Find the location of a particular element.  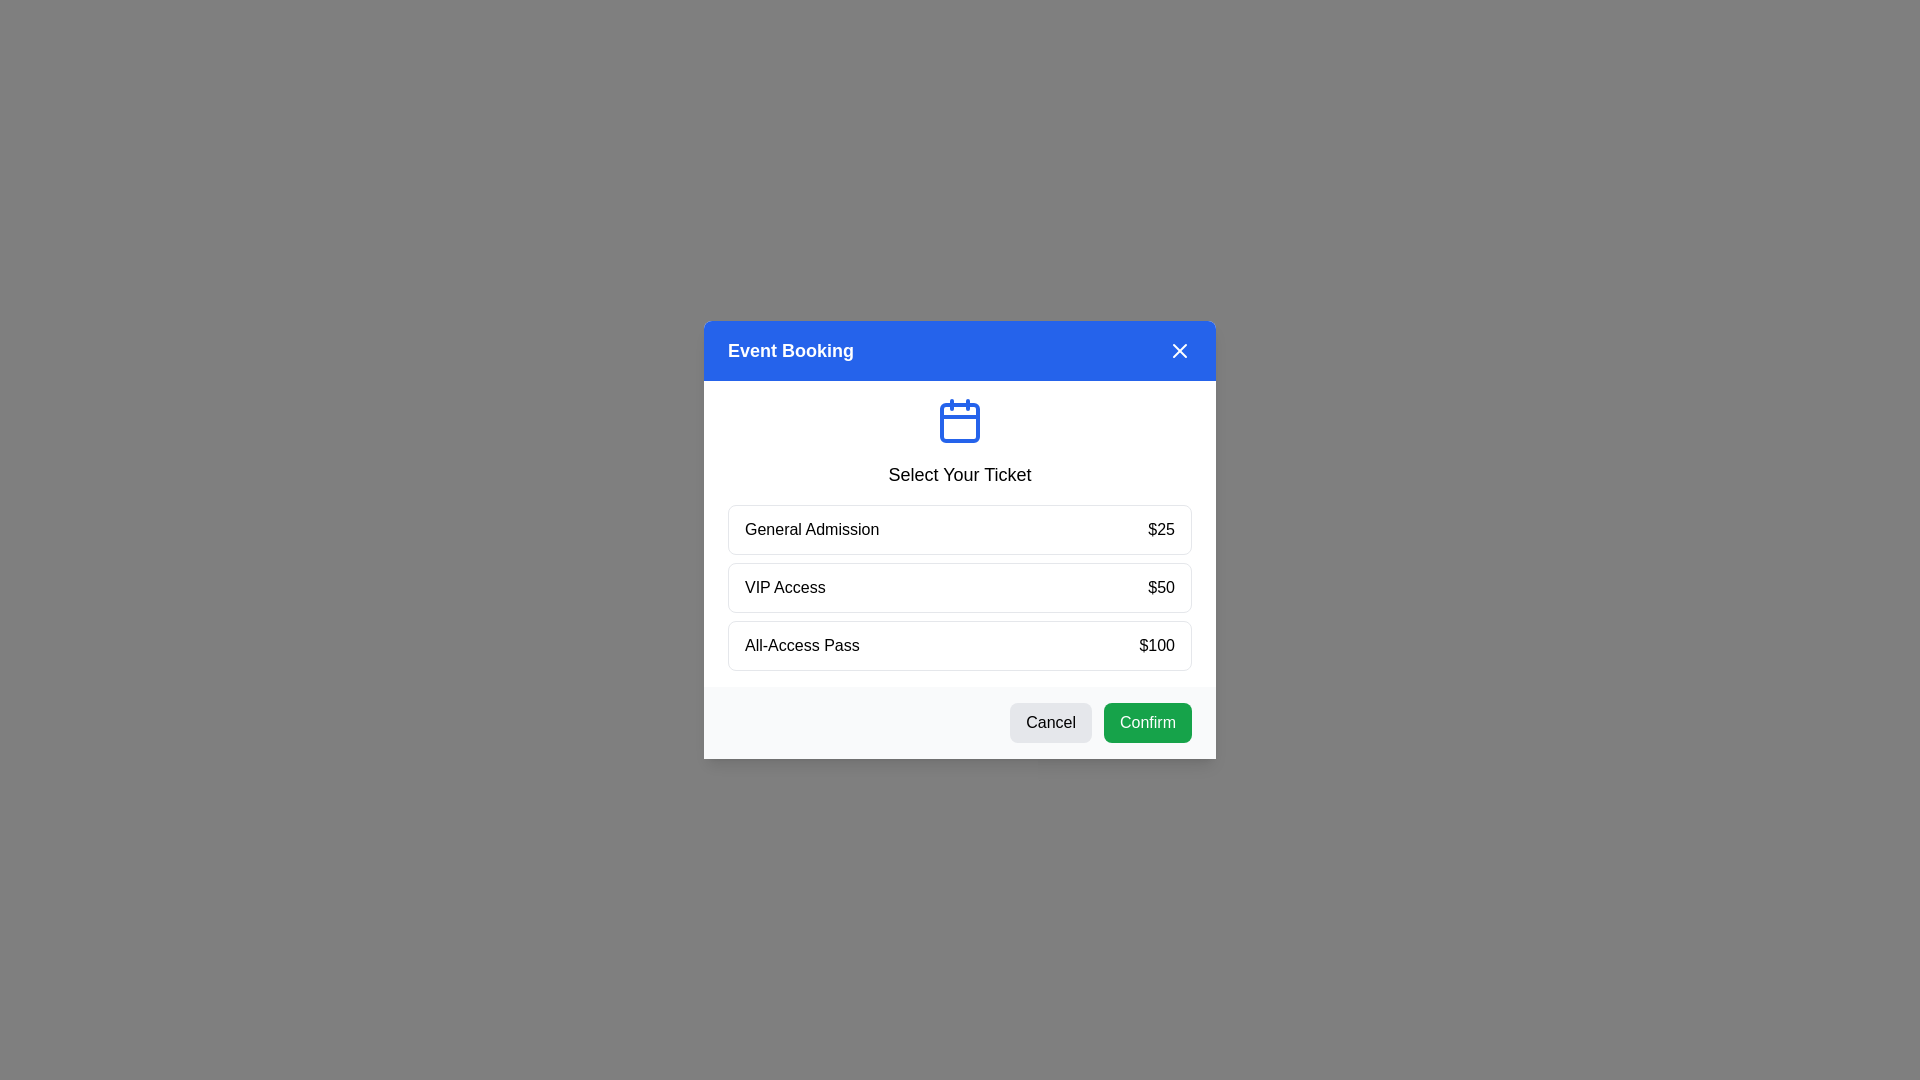

the 'Event Booking' text label located in the bright blue bar at the top of the modal window is located at coordinates (790, 350).